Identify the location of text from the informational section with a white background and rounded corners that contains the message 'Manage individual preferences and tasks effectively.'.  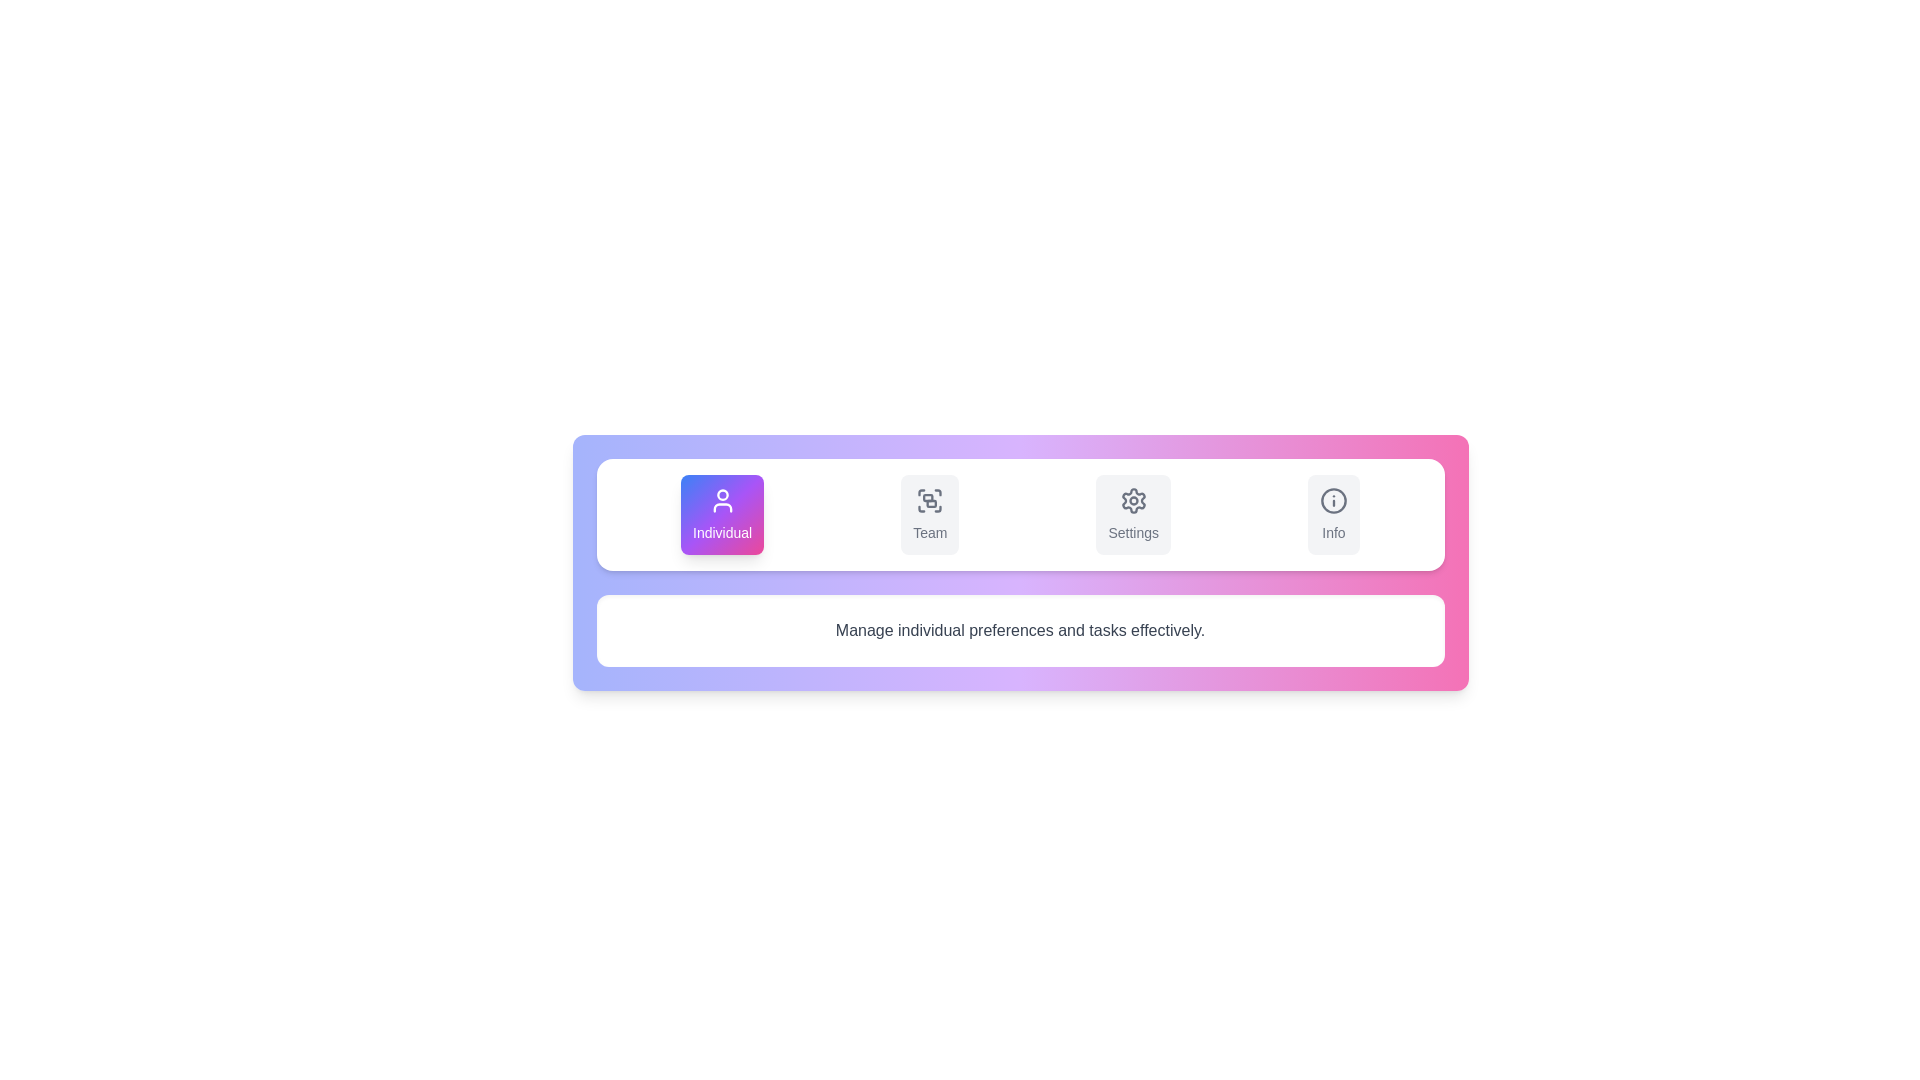
(1020, 631).